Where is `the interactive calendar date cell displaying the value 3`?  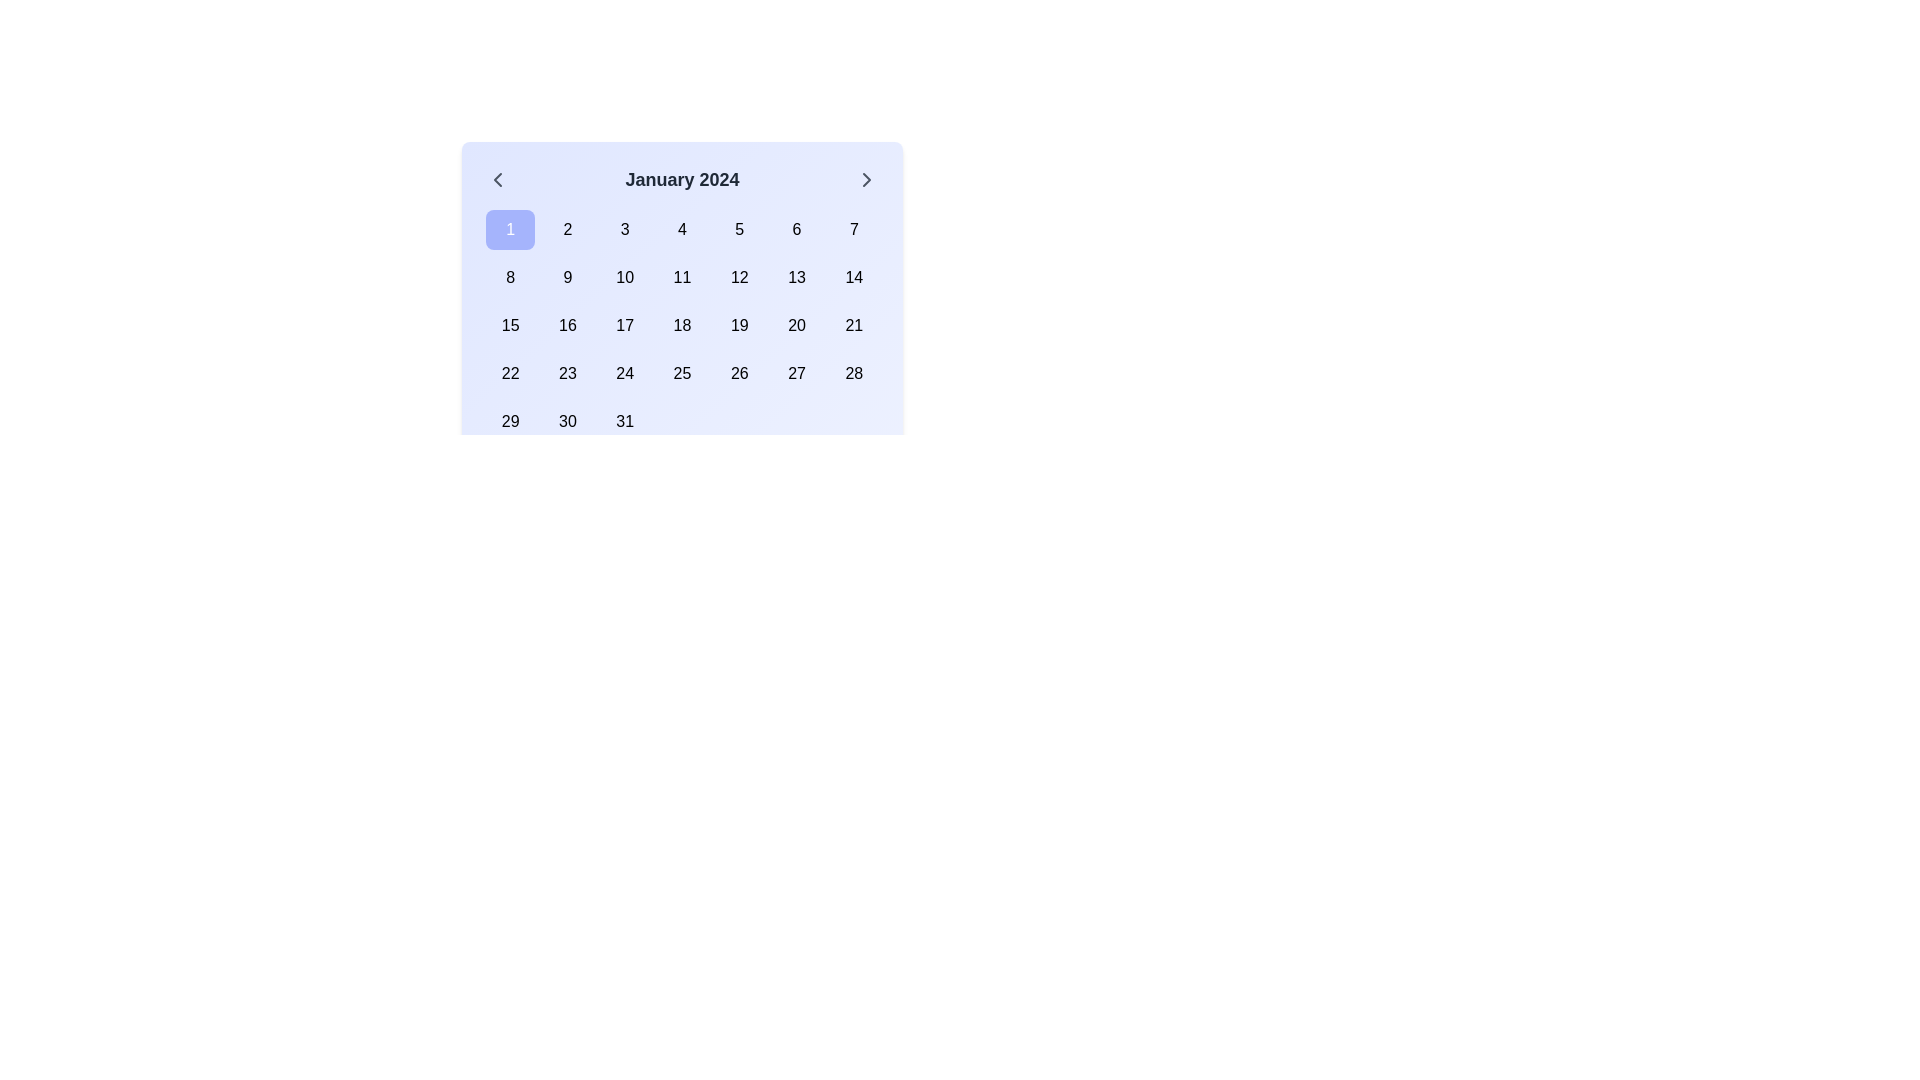
the interactive calendar date cell displaying the value 3 is located at coordinates (624, 229).